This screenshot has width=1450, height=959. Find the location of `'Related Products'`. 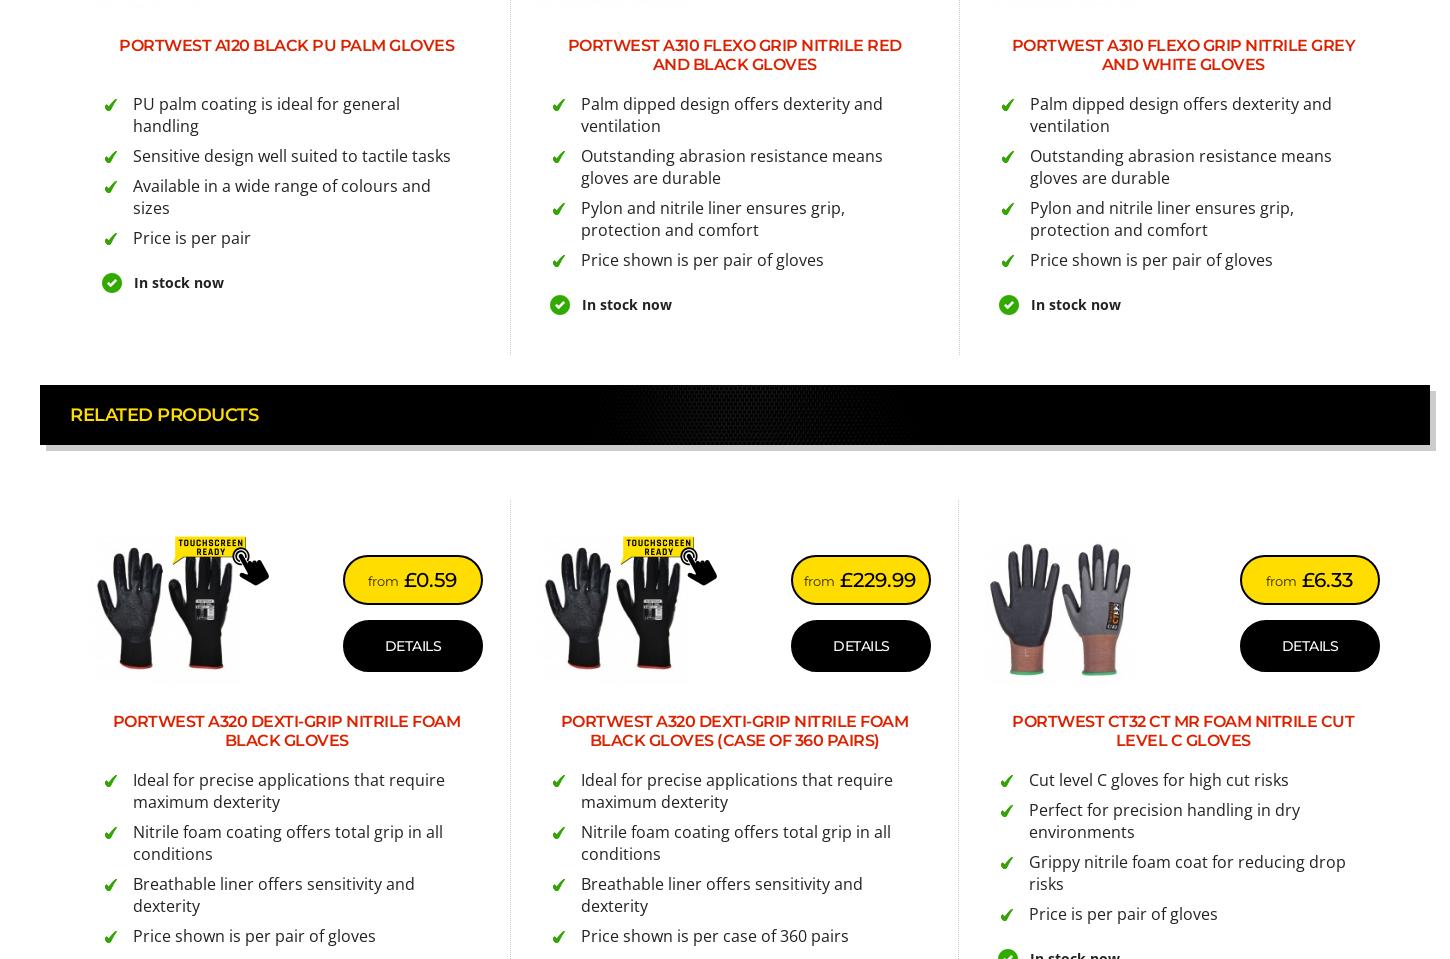

'Related Products' is located at coordinates (162, 413).